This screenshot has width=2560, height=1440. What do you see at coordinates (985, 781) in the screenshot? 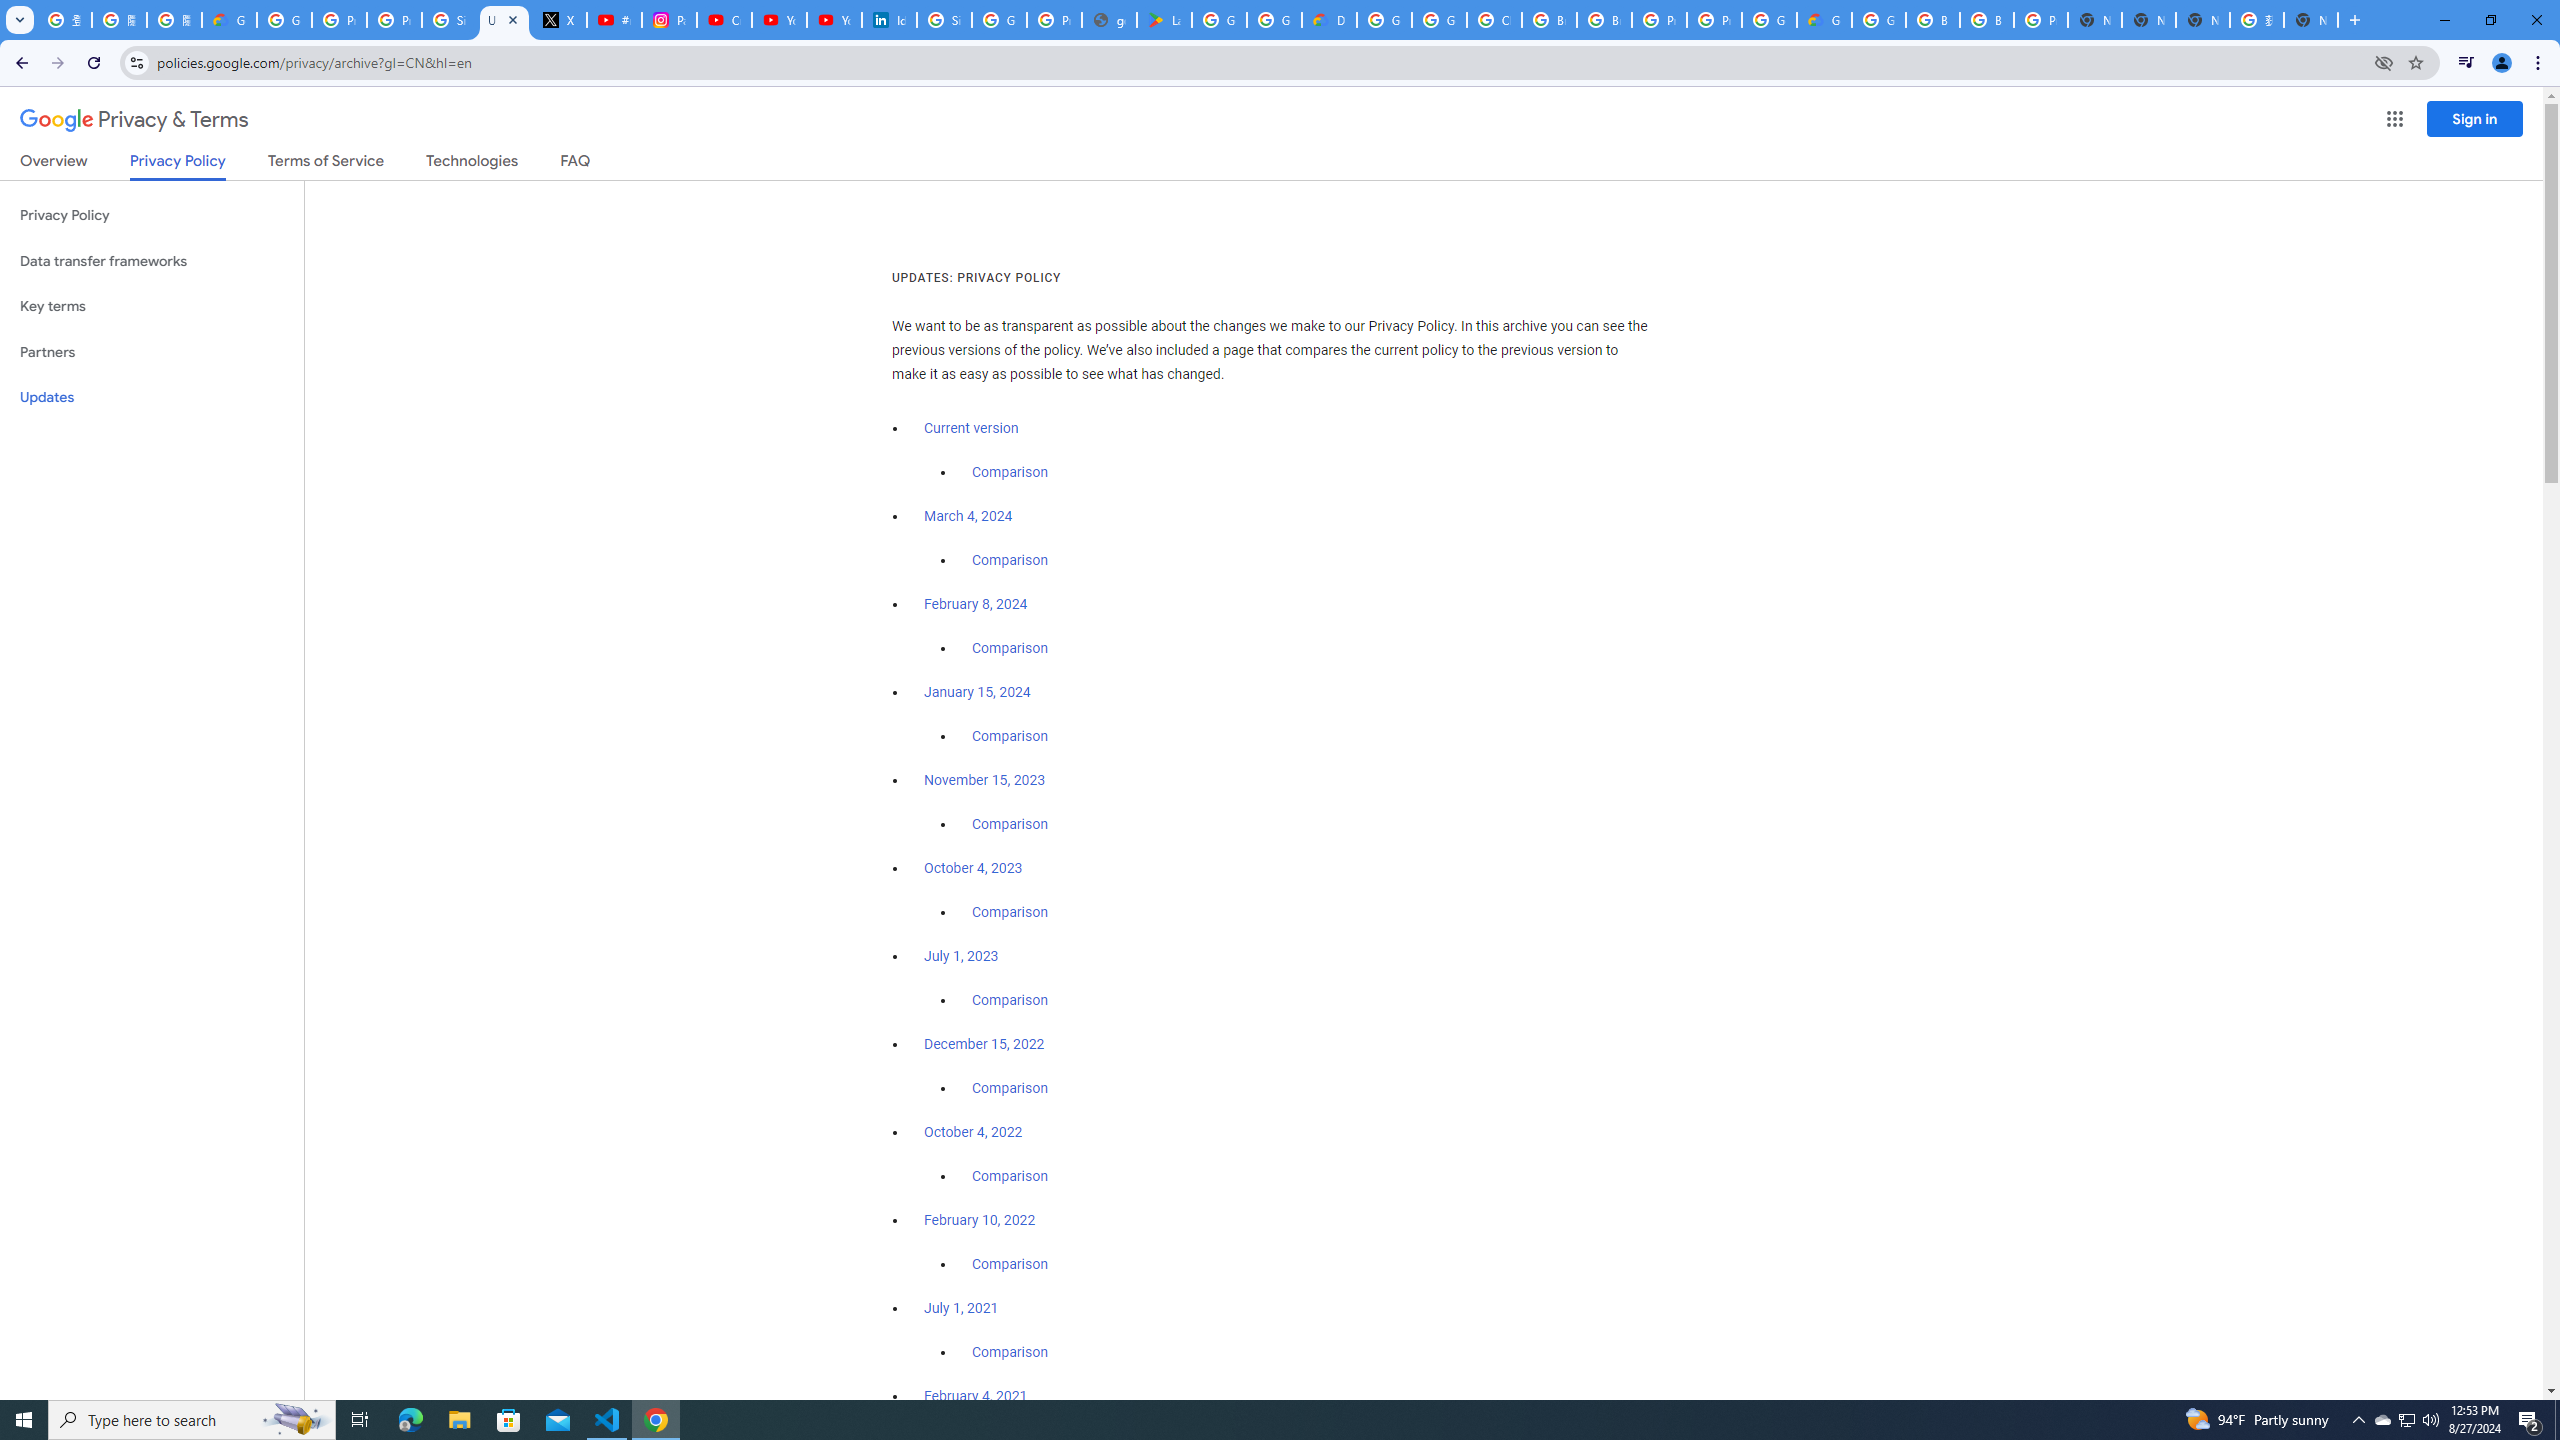
I see `'November 15, 2023'` at bounding box center [985, 781].